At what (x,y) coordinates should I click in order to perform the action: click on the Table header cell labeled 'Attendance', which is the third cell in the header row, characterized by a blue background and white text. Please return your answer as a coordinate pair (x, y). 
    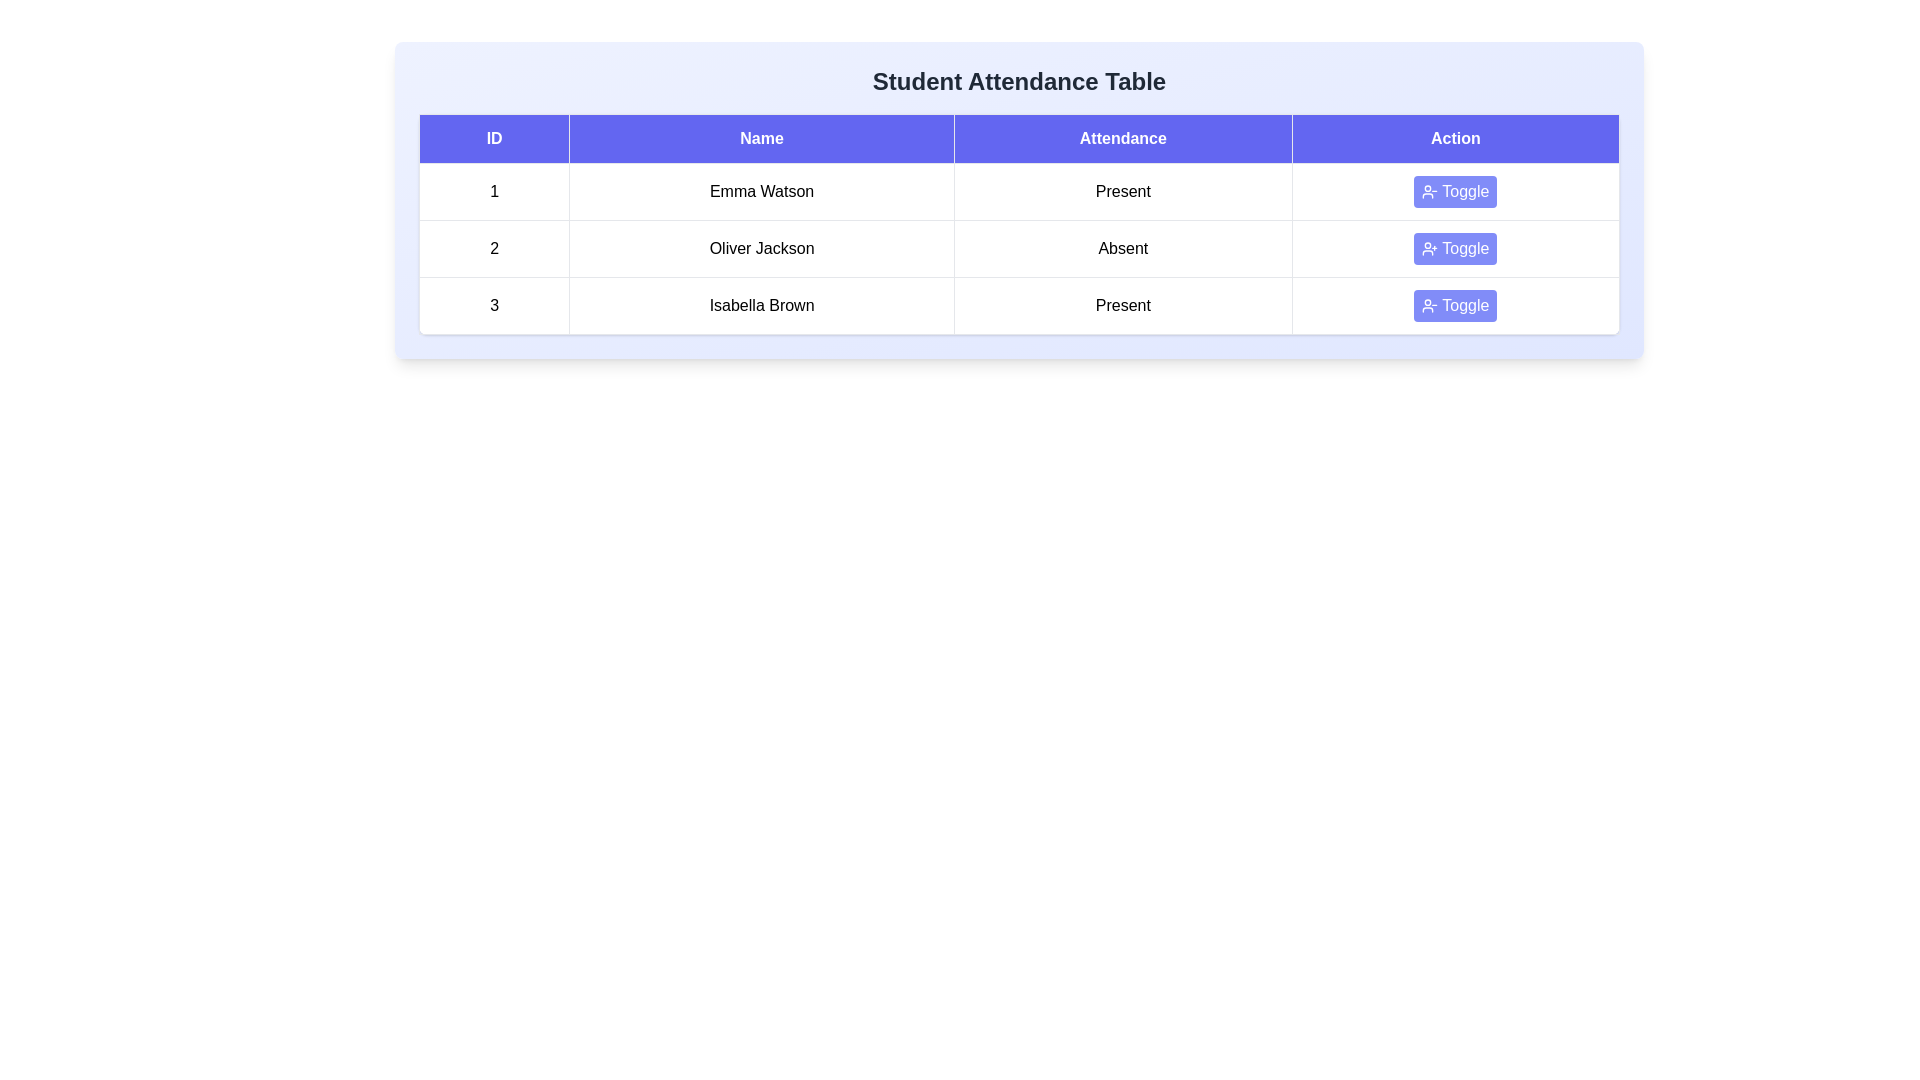
    Looking at the image, I should click on (1123, 137).